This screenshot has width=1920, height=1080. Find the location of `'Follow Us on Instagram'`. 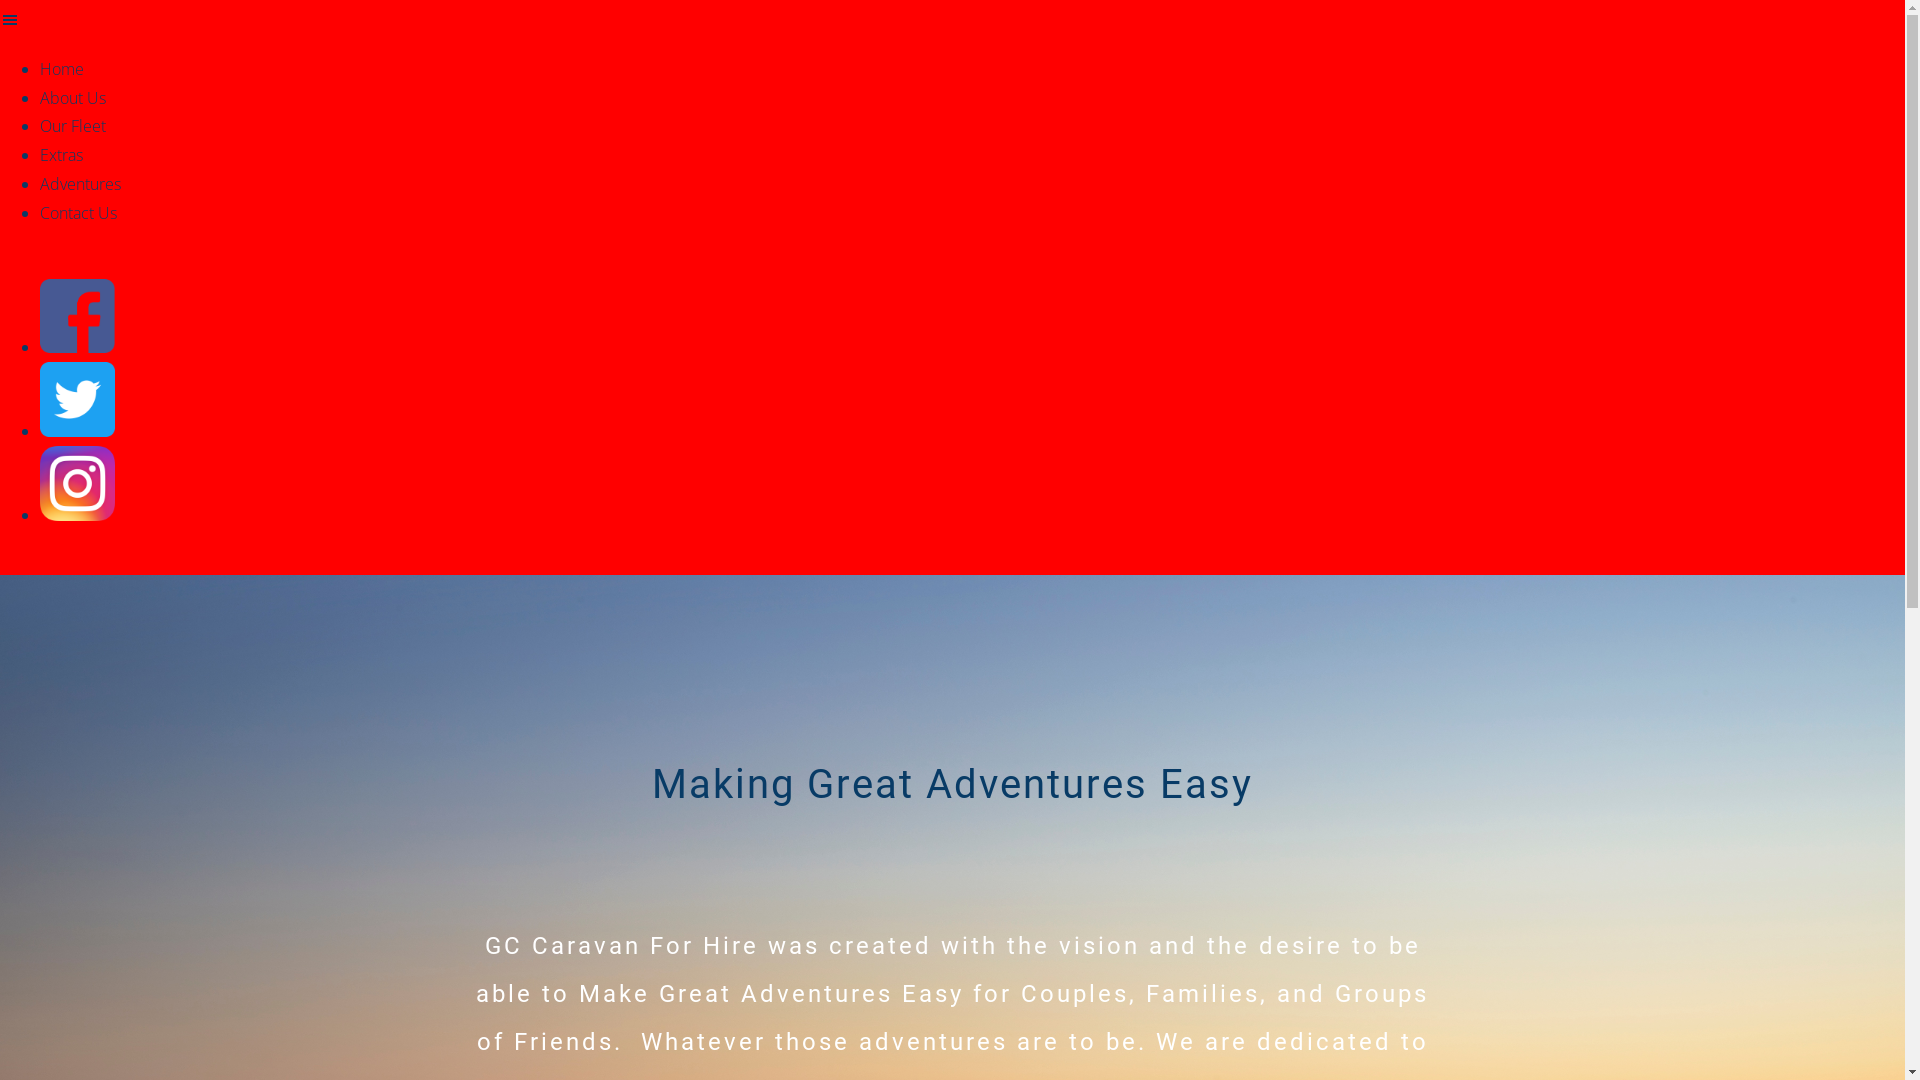

'Follow Us on Instagram' is located at coordinates (77, 514).